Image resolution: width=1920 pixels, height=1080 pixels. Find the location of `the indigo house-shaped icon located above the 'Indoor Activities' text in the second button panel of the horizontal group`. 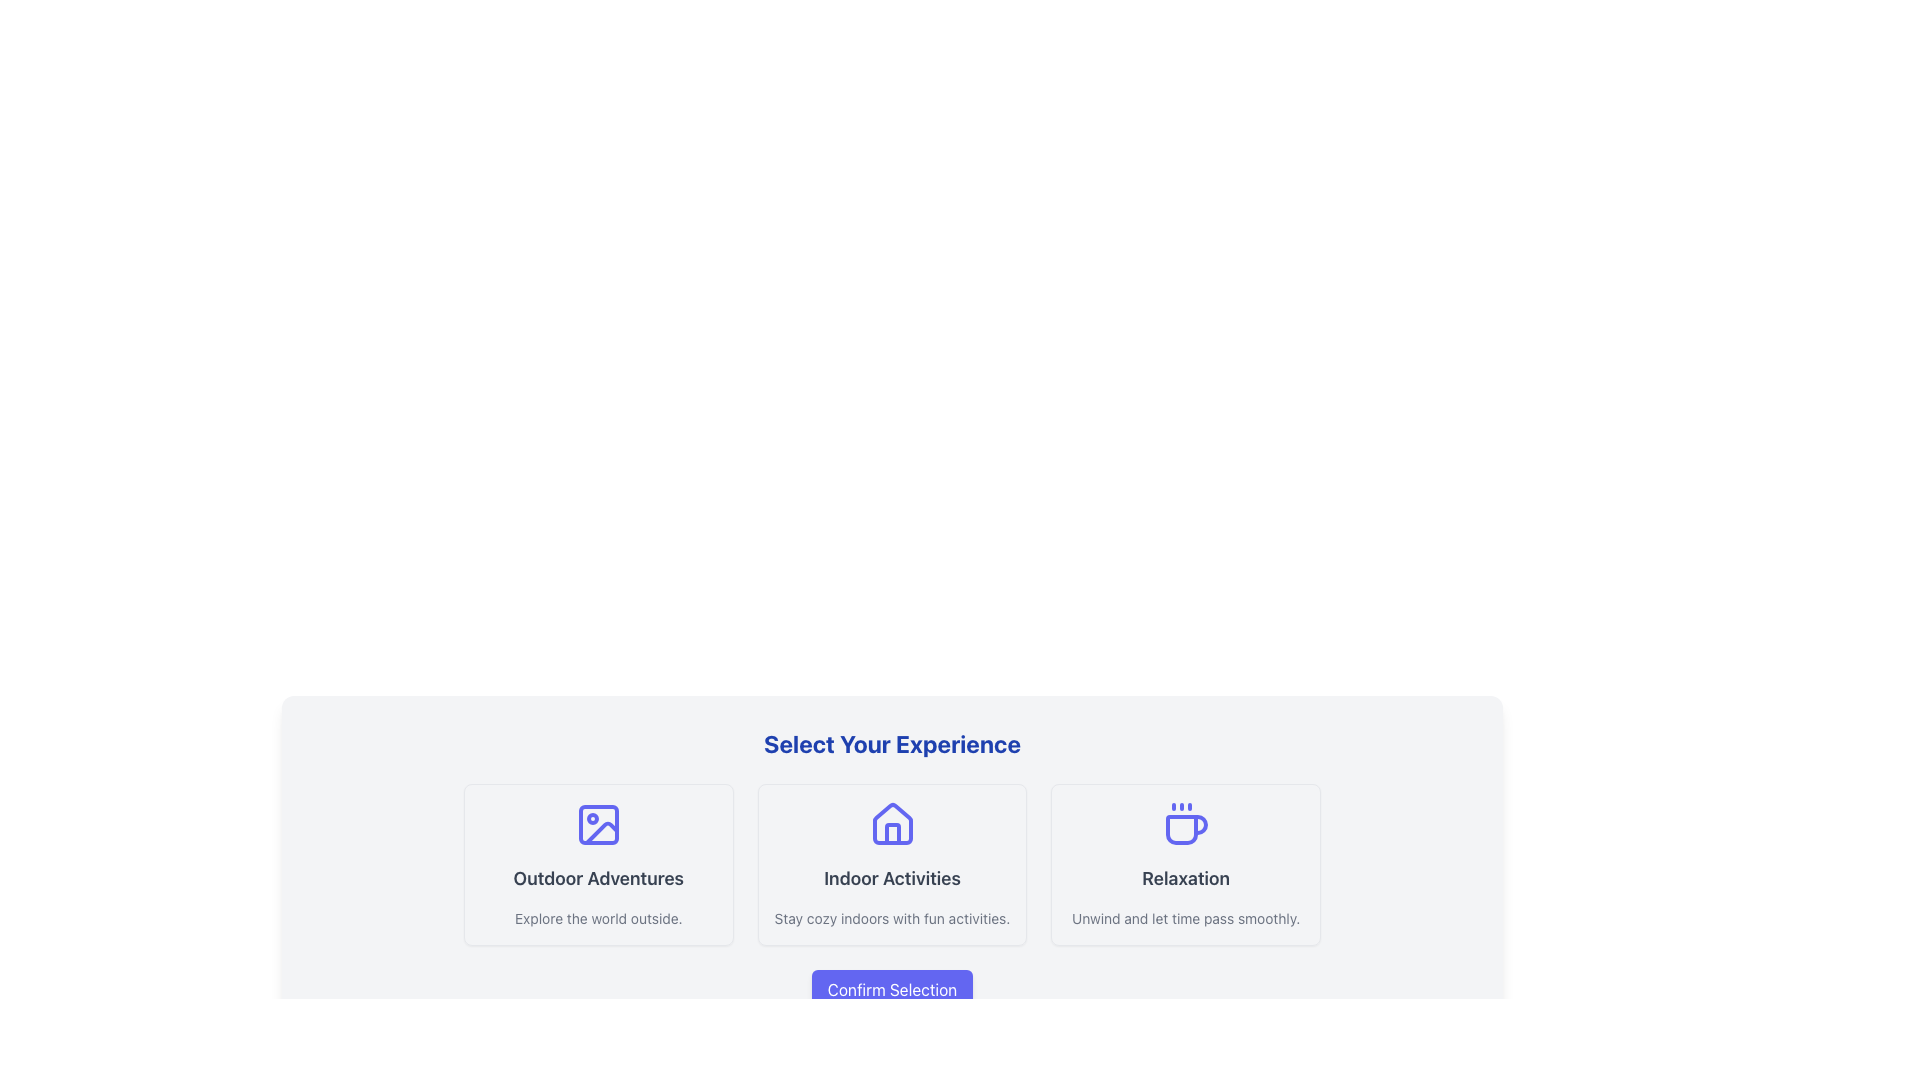

the indigo house-shaped icon located above the 'Indoor Activities' text in the second button panel of the horizontal group is located at coordinates (891, 825).